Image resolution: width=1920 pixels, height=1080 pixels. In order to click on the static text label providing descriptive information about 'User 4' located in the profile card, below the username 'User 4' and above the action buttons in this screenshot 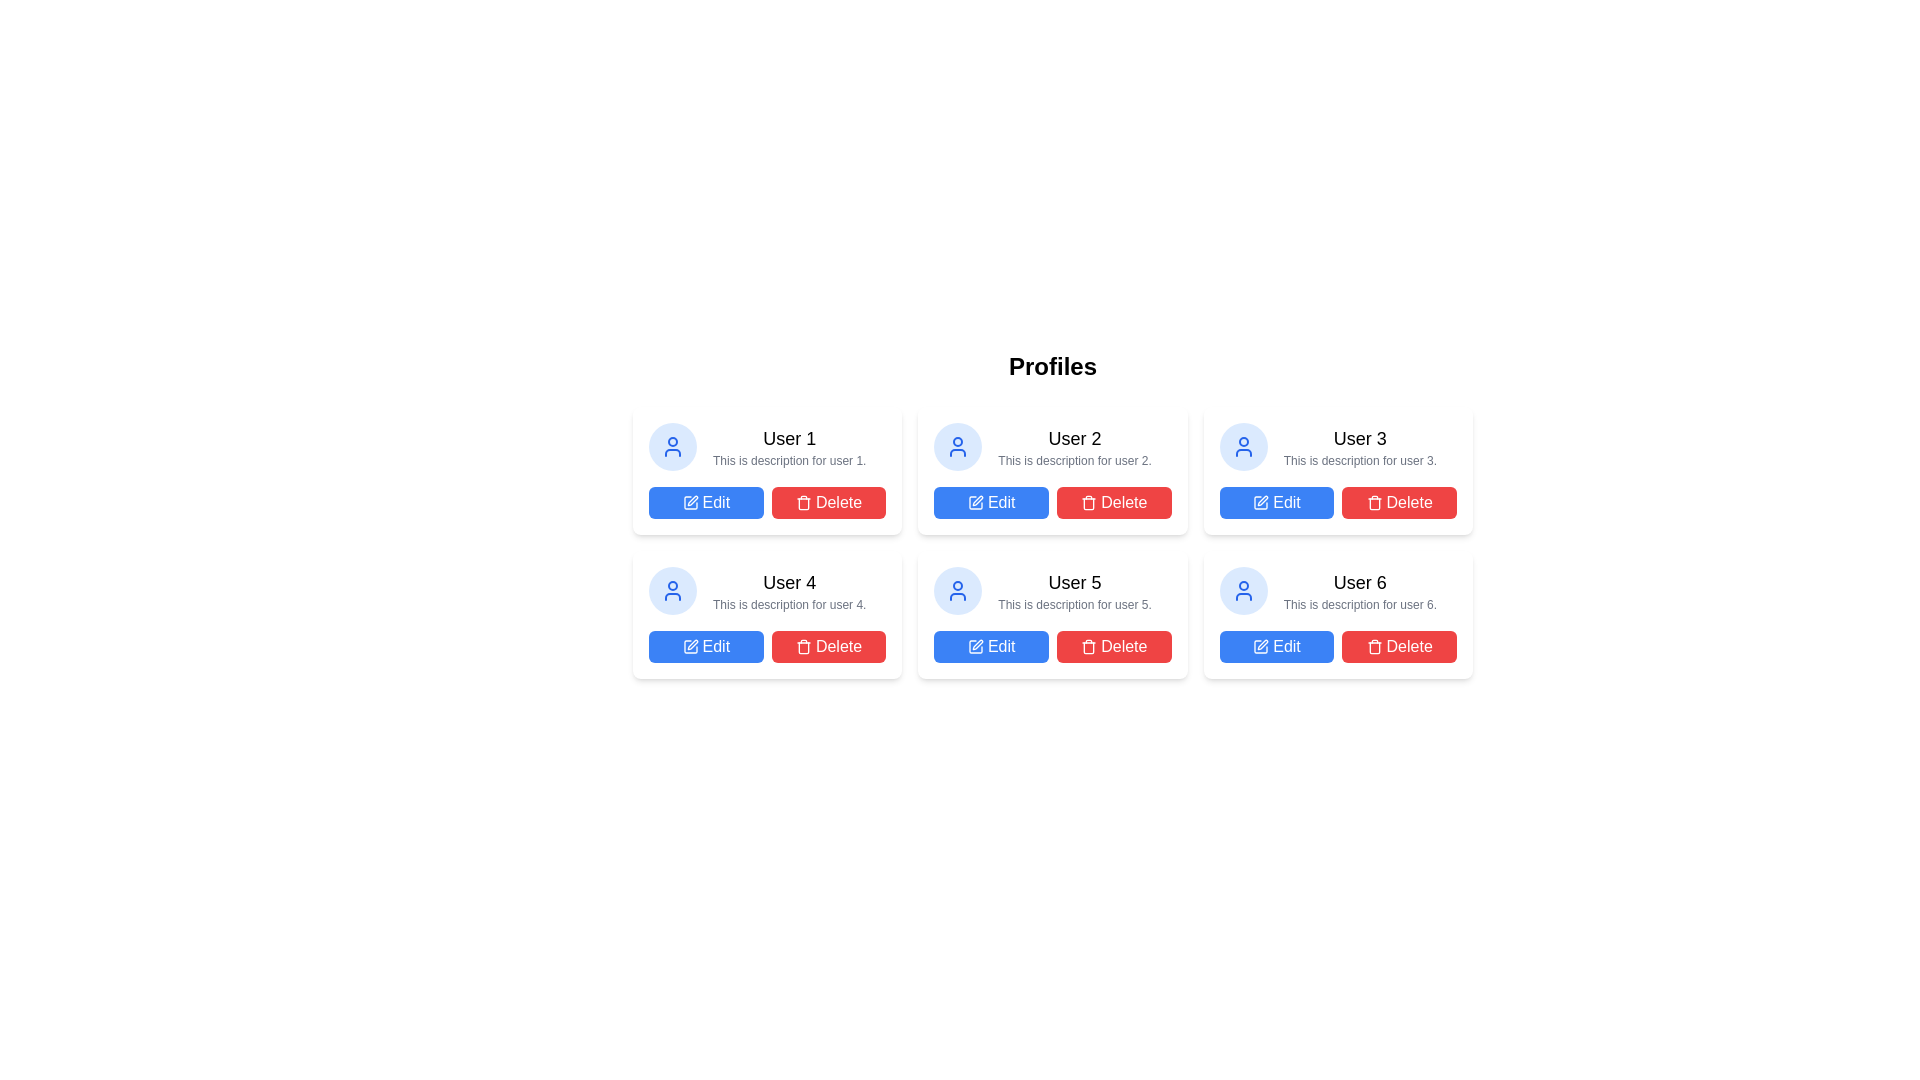, I will do `click(788, 604)`.